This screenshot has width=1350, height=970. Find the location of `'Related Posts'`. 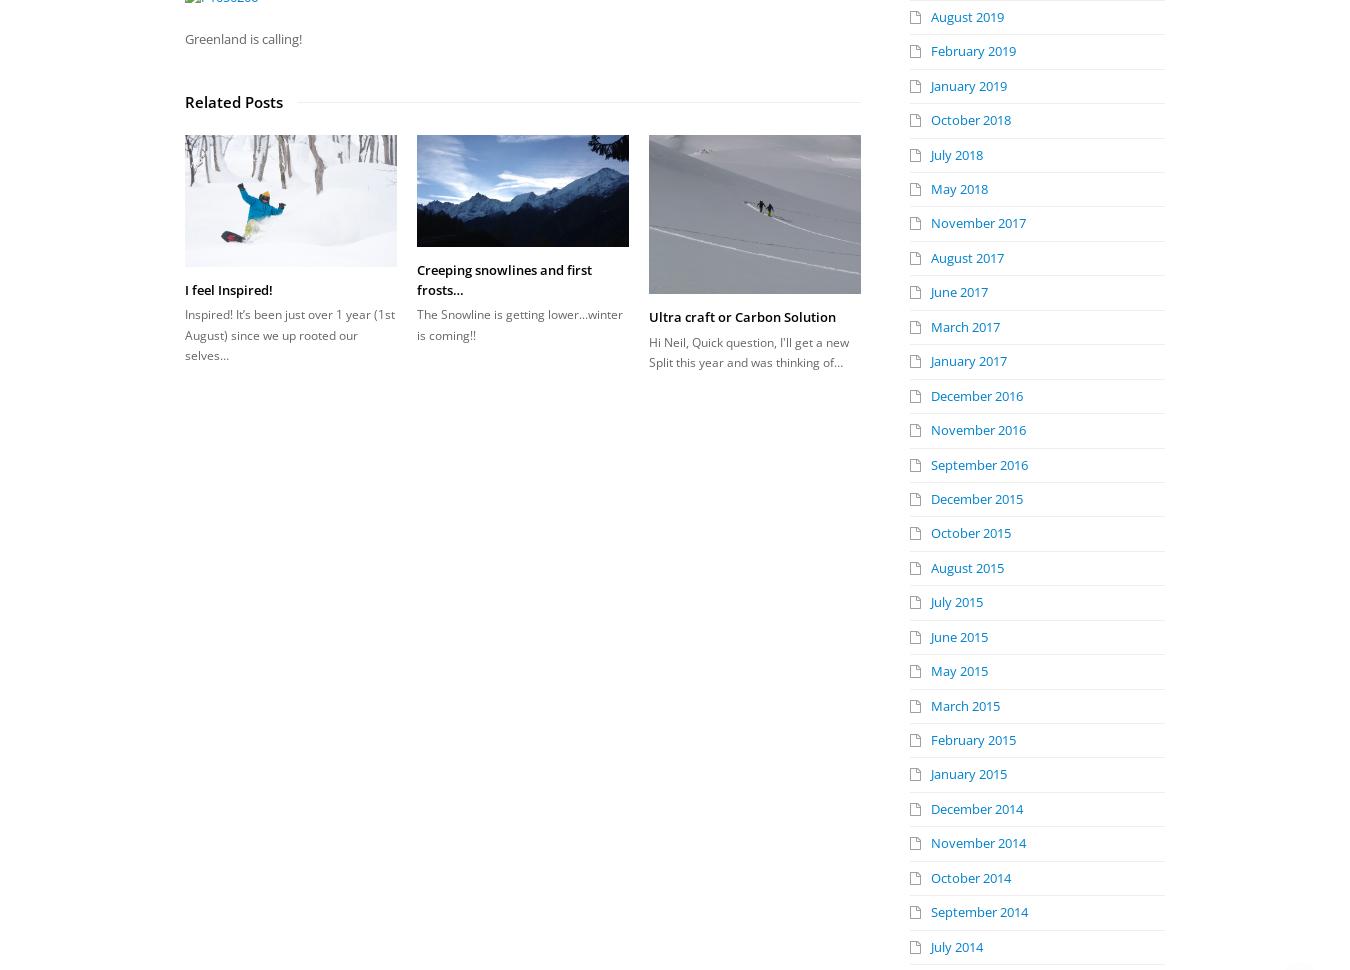

'Related Posts' is located at coordinates (184, 102).